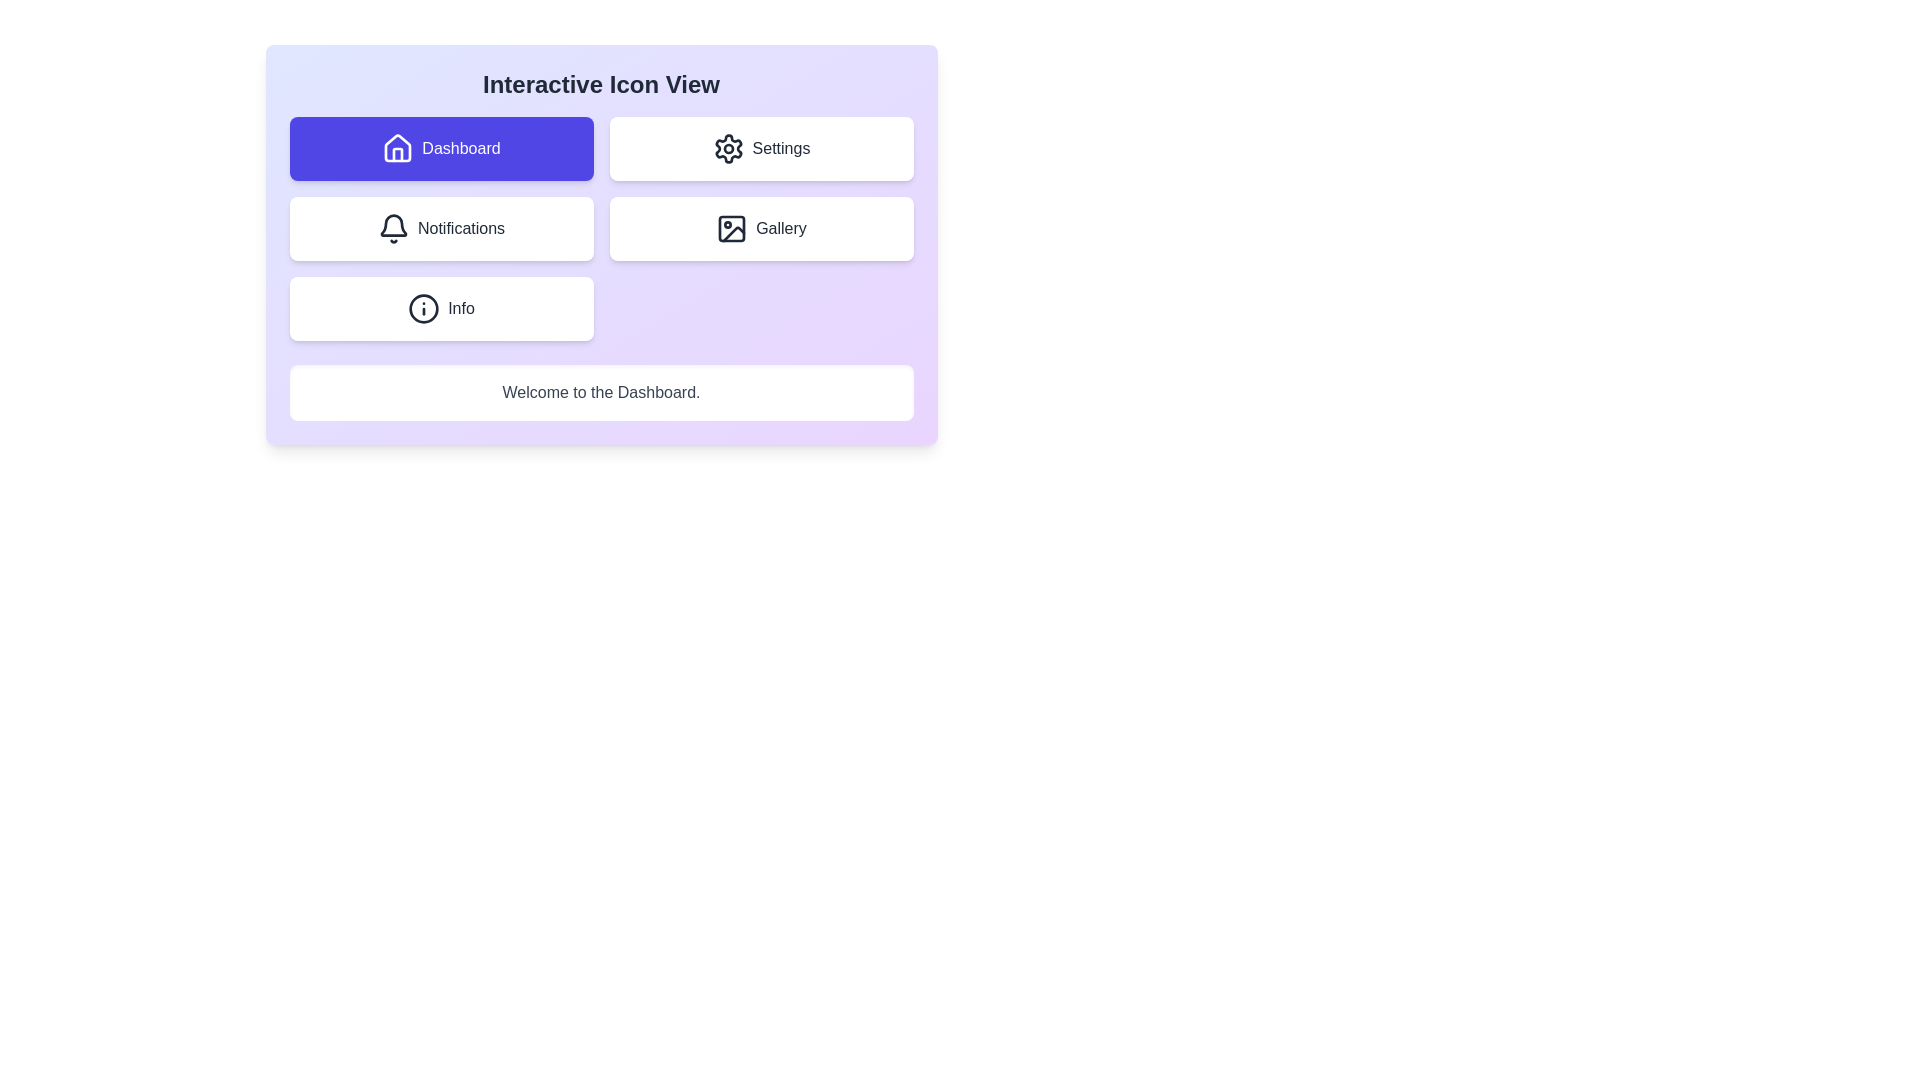  Describe the element at coordinates (440, 148) in the screenshot. I see `the rectangular blue button labeled 'Dashboard' with a house icon` at that location.